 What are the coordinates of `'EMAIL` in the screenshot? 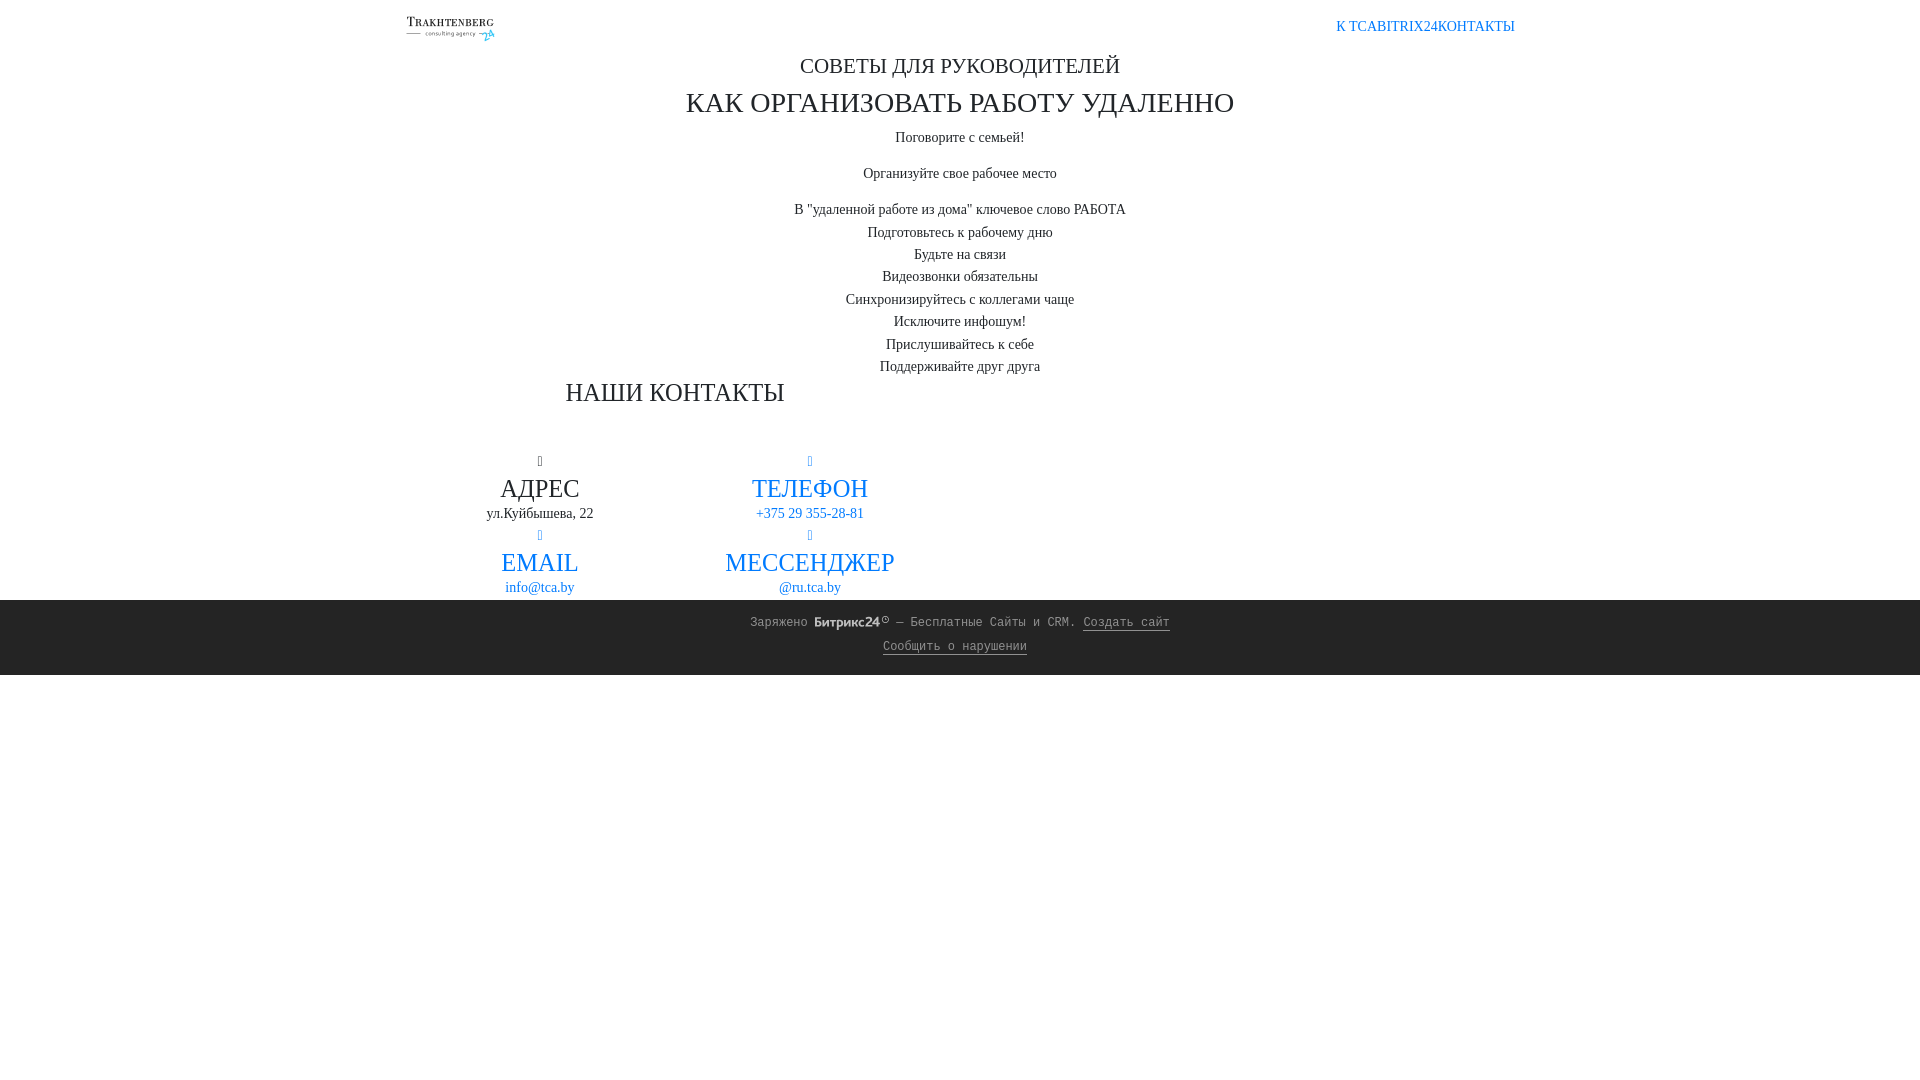 It's located at (539, 561).